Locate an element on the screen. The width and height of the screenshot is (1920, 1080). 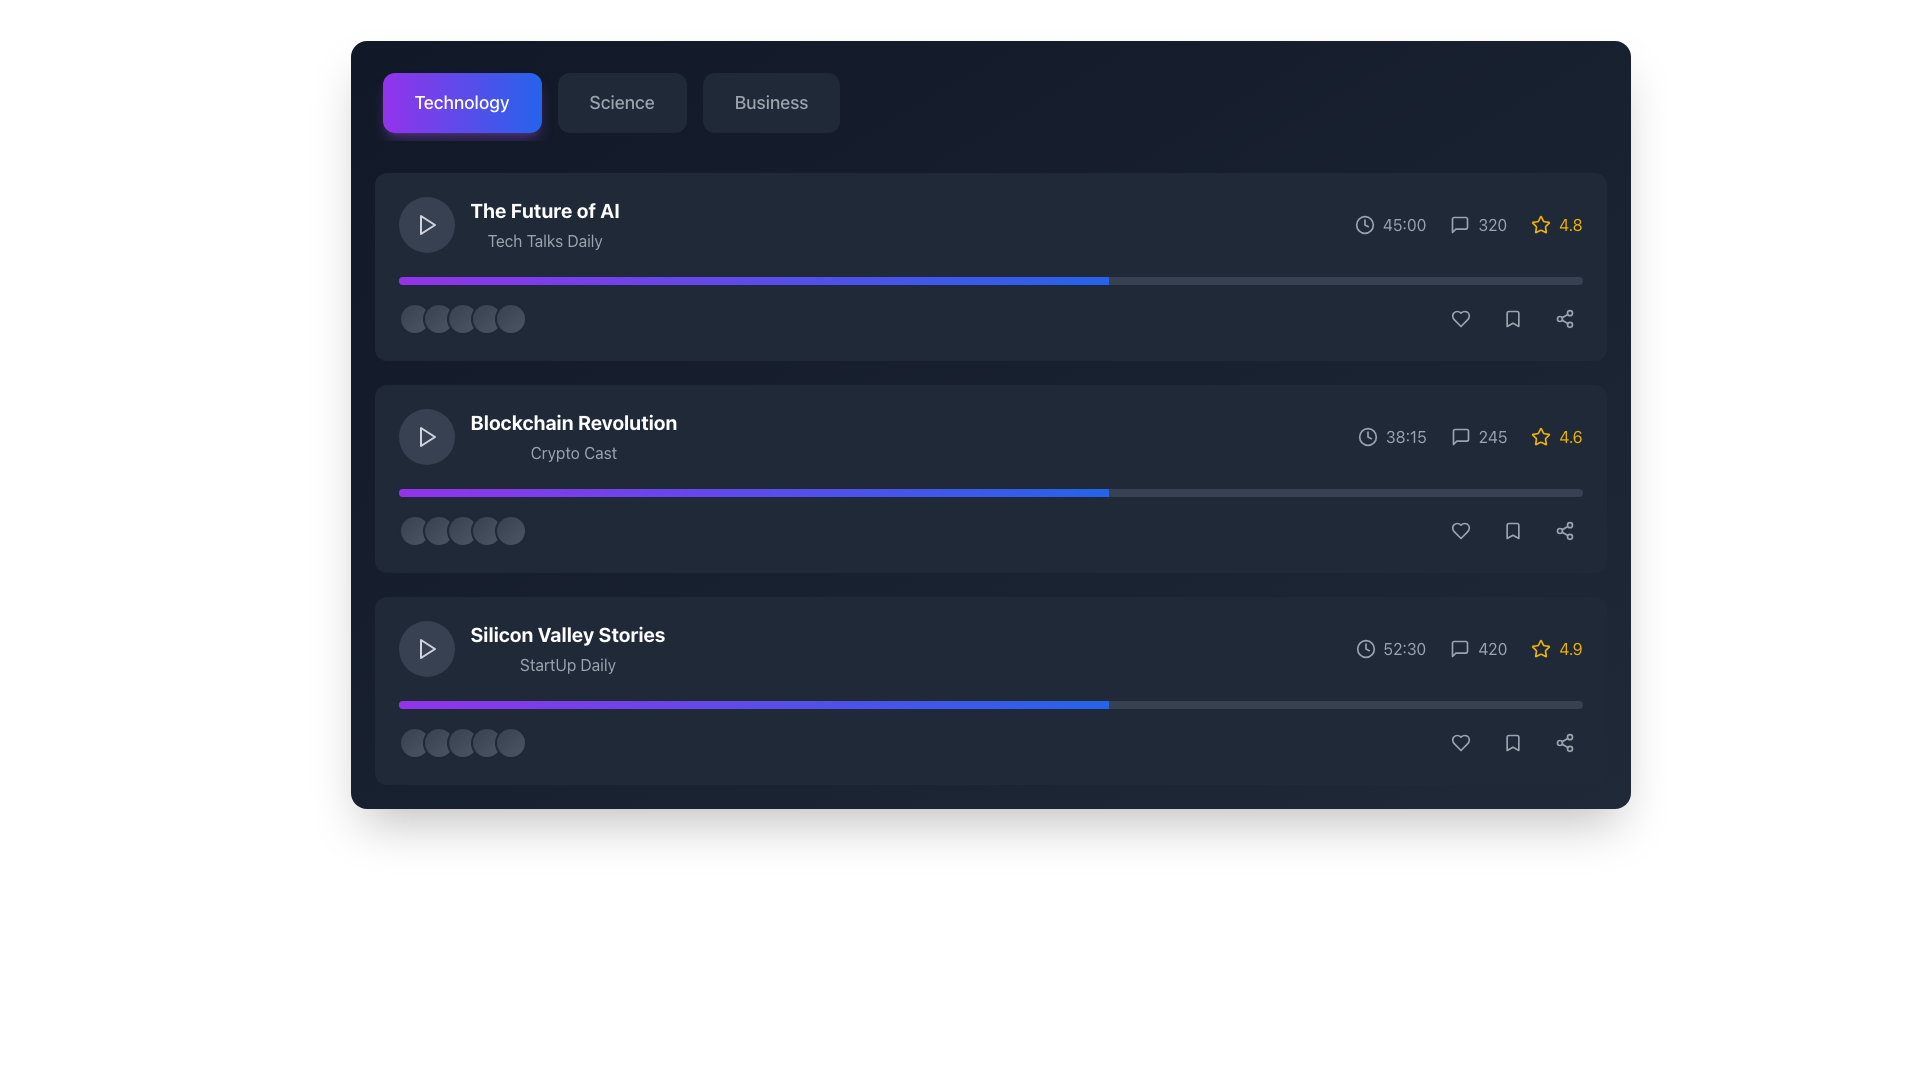
the share icon featuring three interconnected circular dots in gray outline located in the bottom-right corner of the 'Blockchain Revolution' podcast card to initiate a sharing action is located at coordinates (1563, 318).